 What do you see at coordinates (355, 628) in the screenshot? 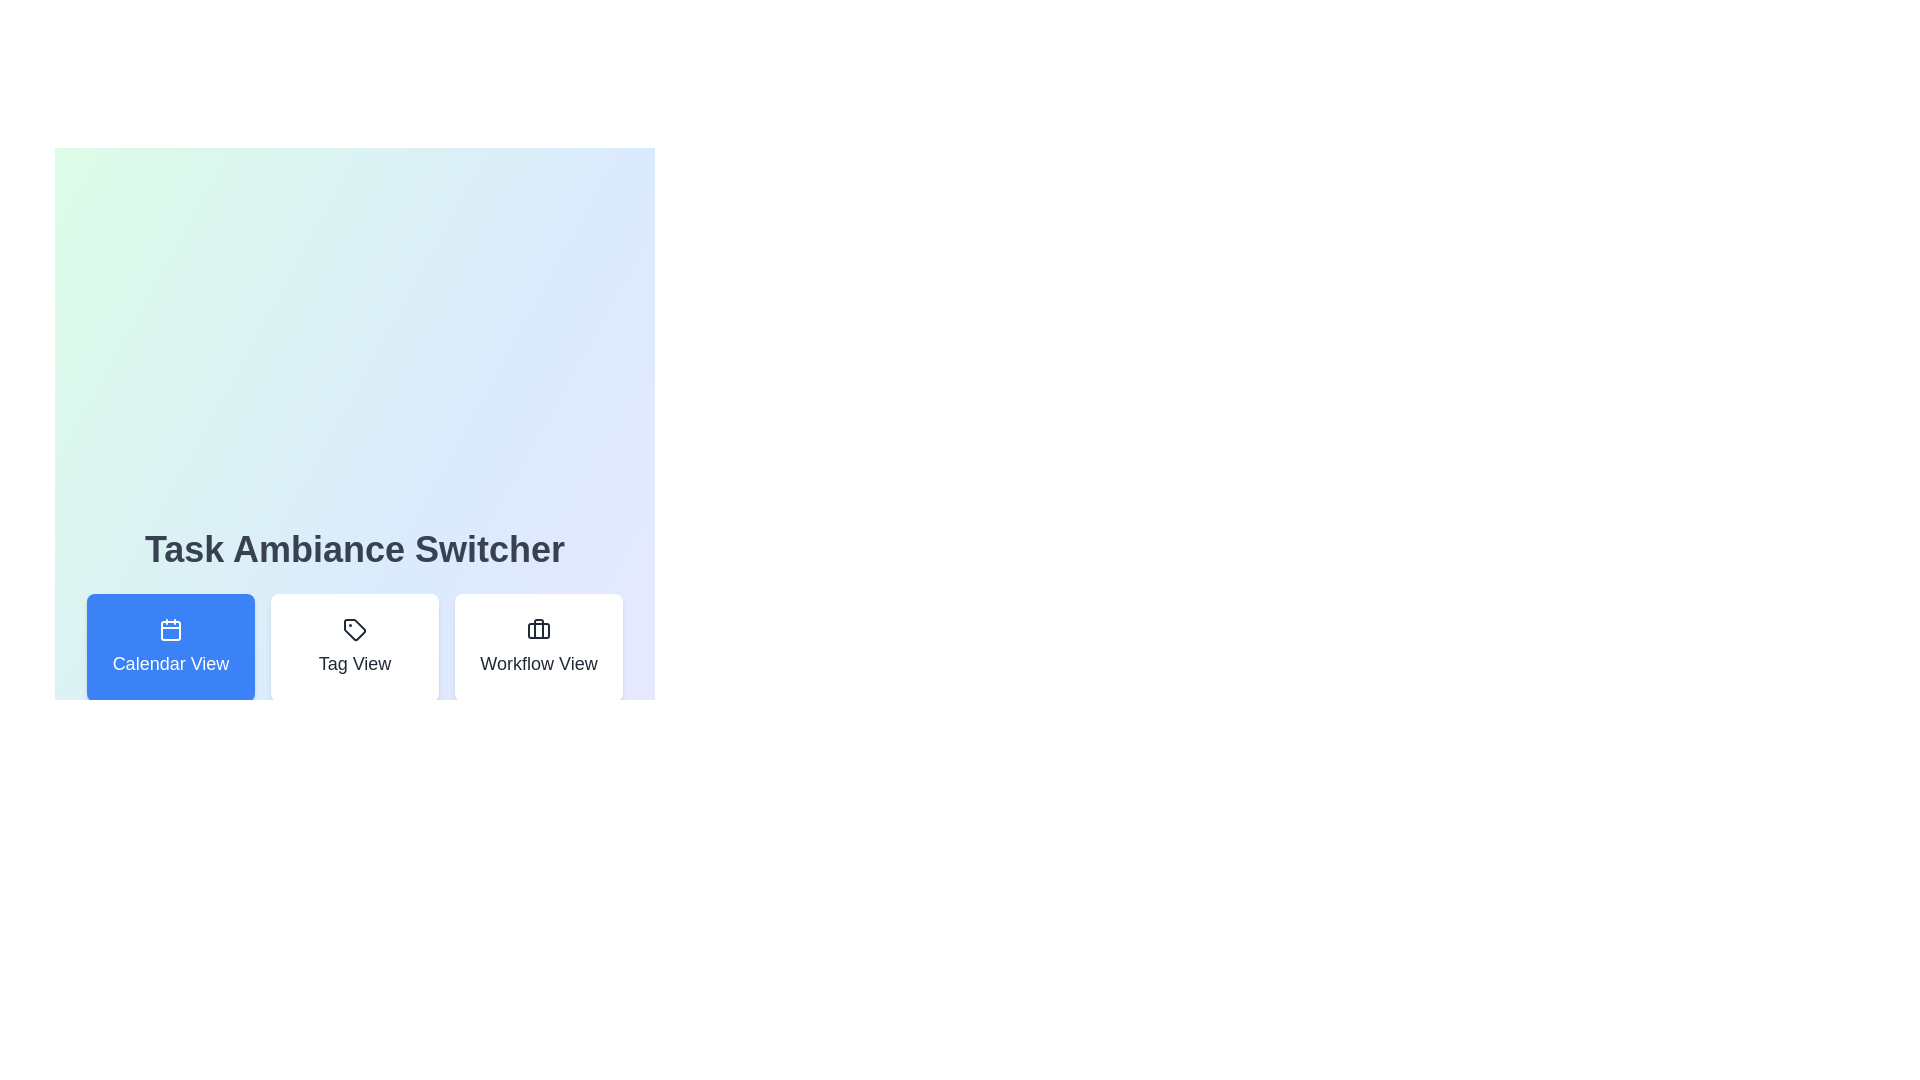
I see `the tagging icon located centrally above the 'Tag View' text label, which is part of a horizontal arrangement of similar elements` at bounding box center [355, 628].